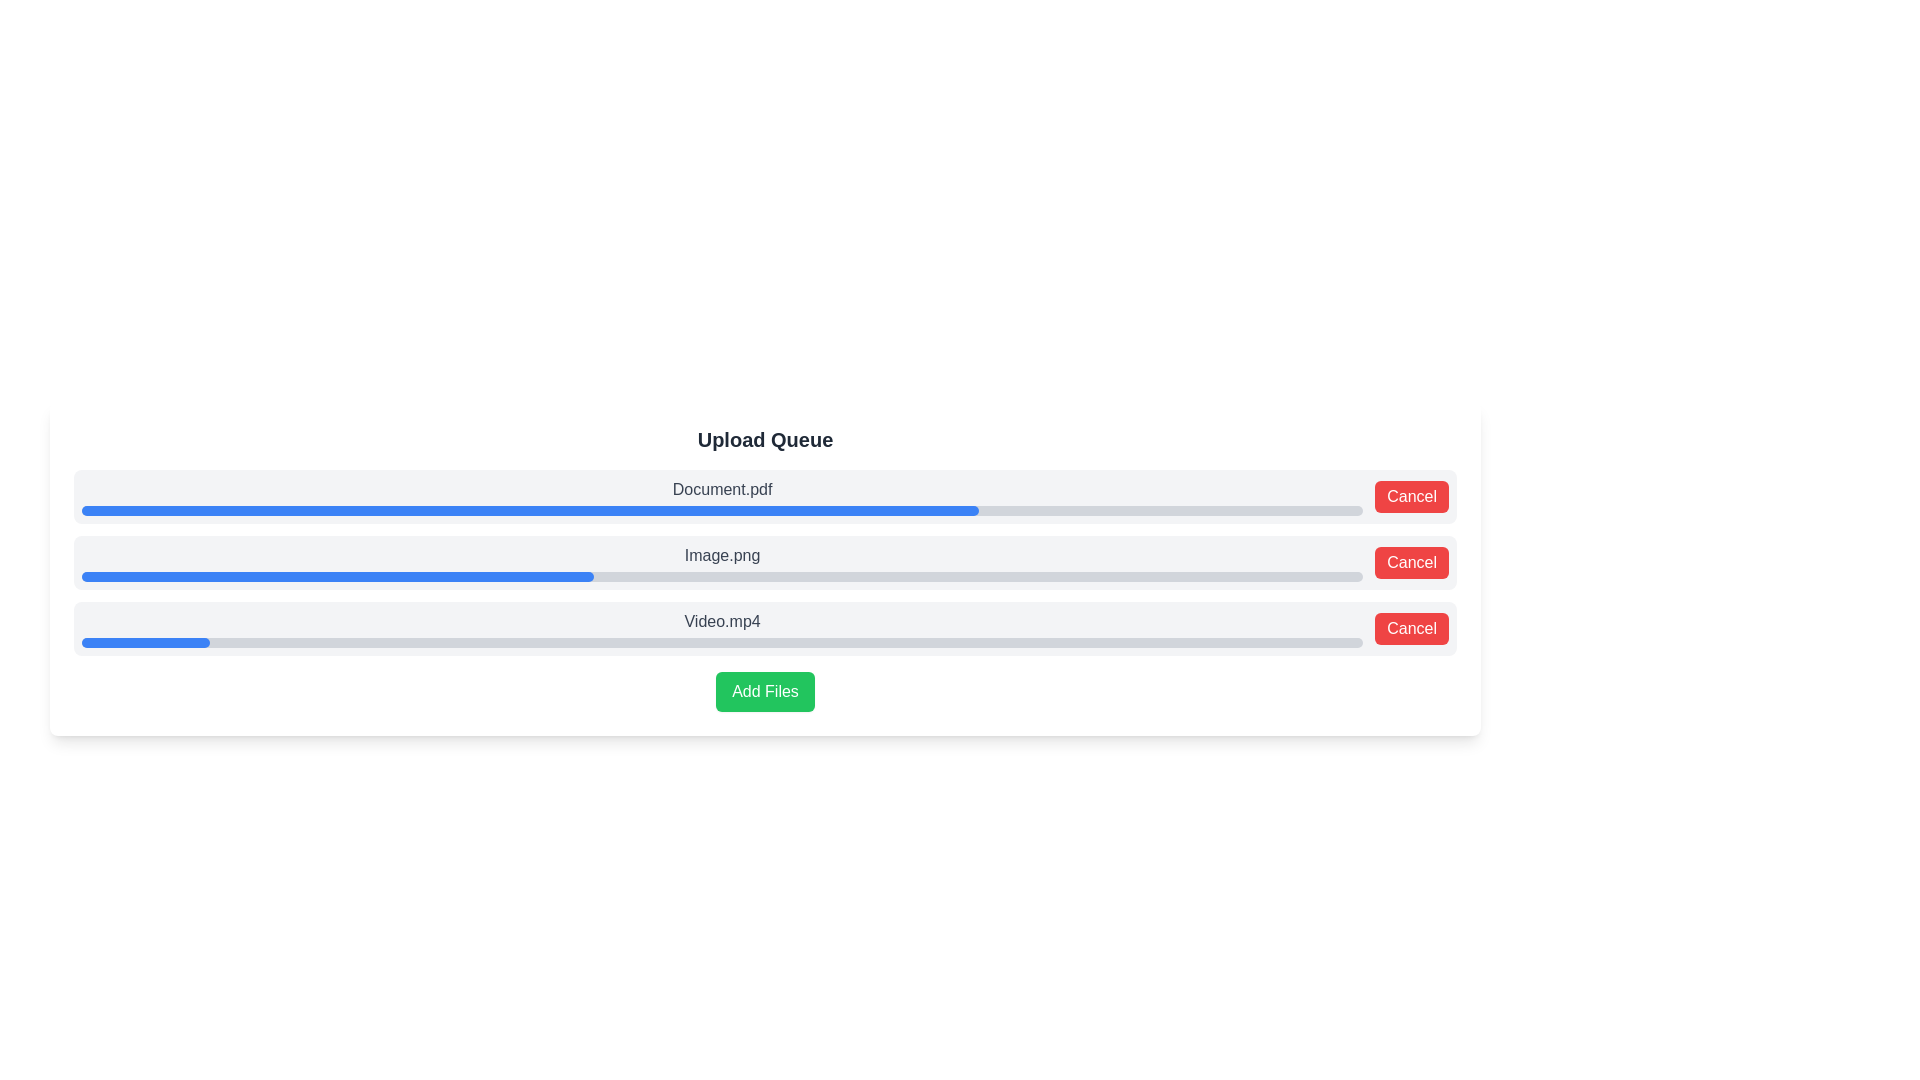 This screenshot has width=1920, height=1080. Describe the element at coordinates (764, 690) in the screenshot. I see `the button that allows users to add more files to the upload queue, located at the bottom of the 'Upload Queue' interface` at that location.